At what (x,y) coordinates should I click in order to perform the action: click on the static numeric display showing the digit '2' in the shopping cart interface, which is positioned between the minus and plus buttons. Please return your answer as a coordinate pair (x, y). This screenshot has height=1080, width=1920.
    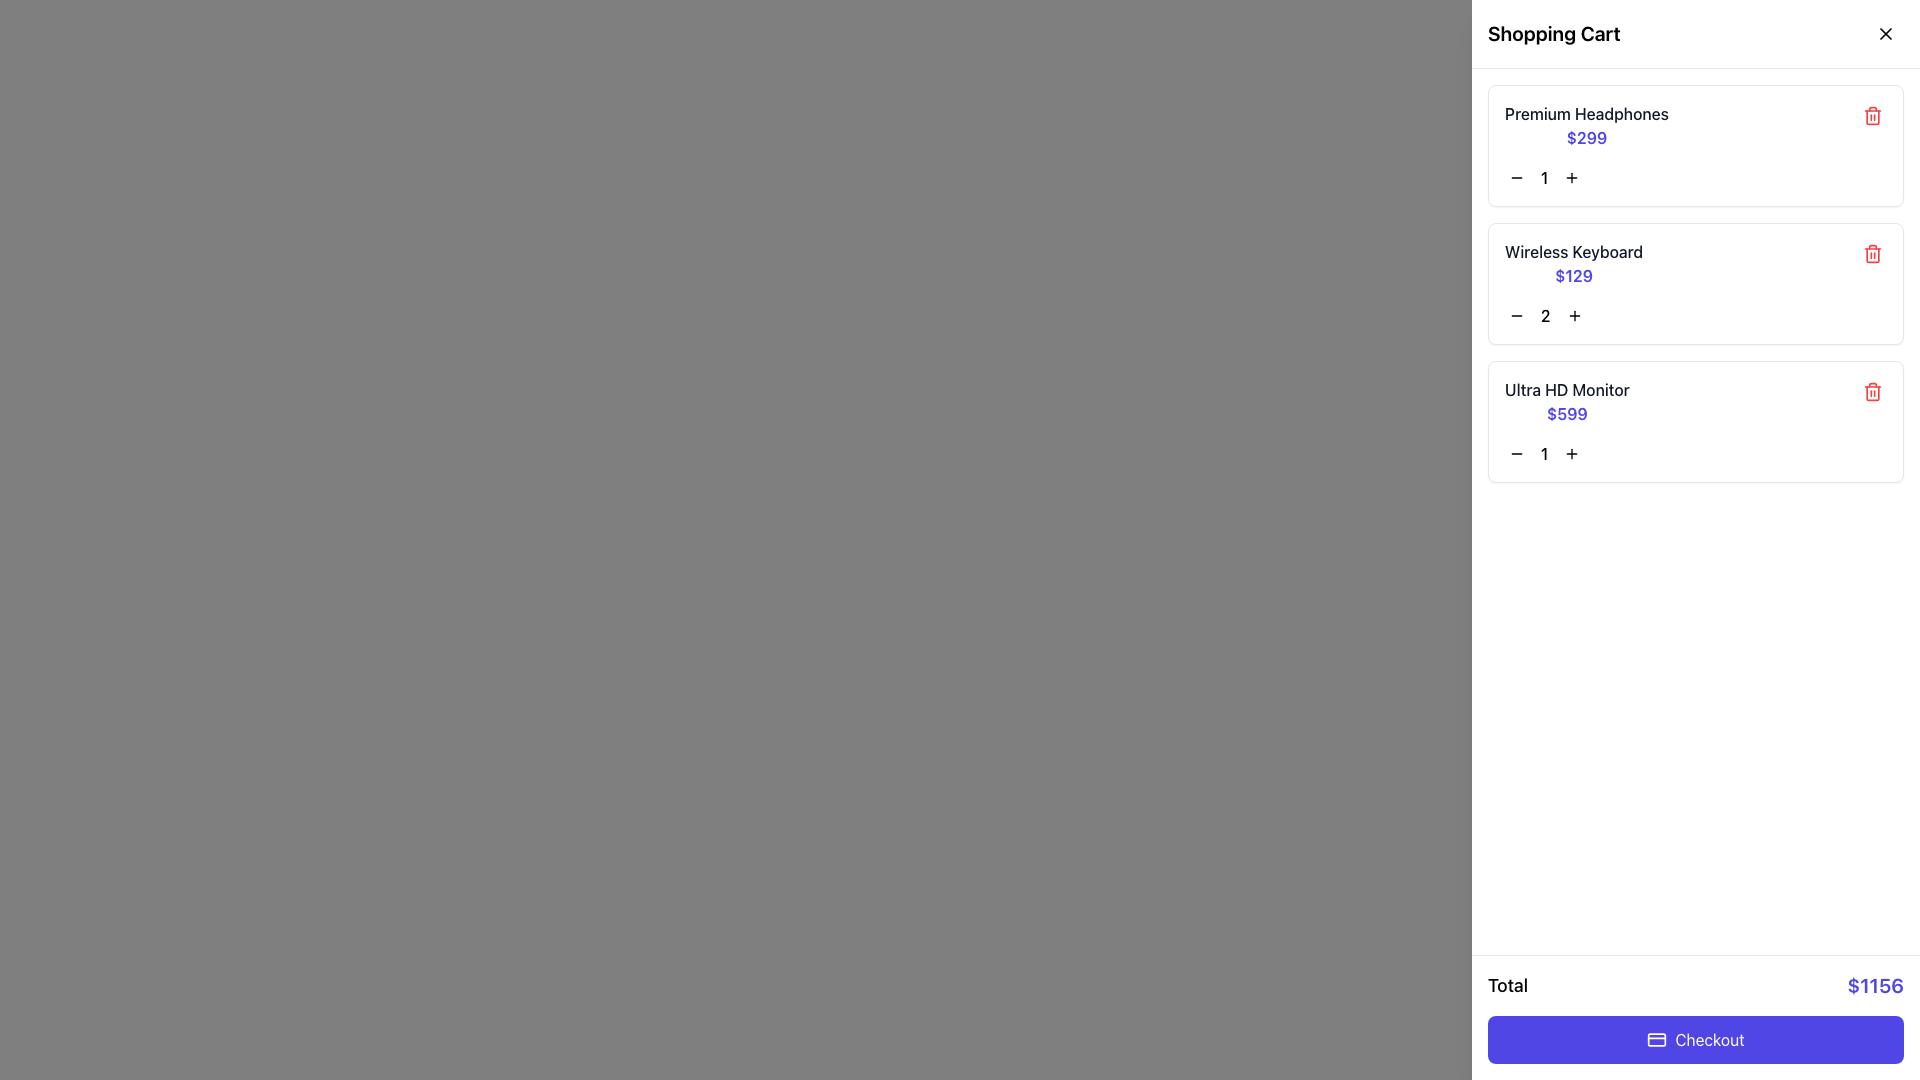
    Looking at the image, I should click on (1544, 315).